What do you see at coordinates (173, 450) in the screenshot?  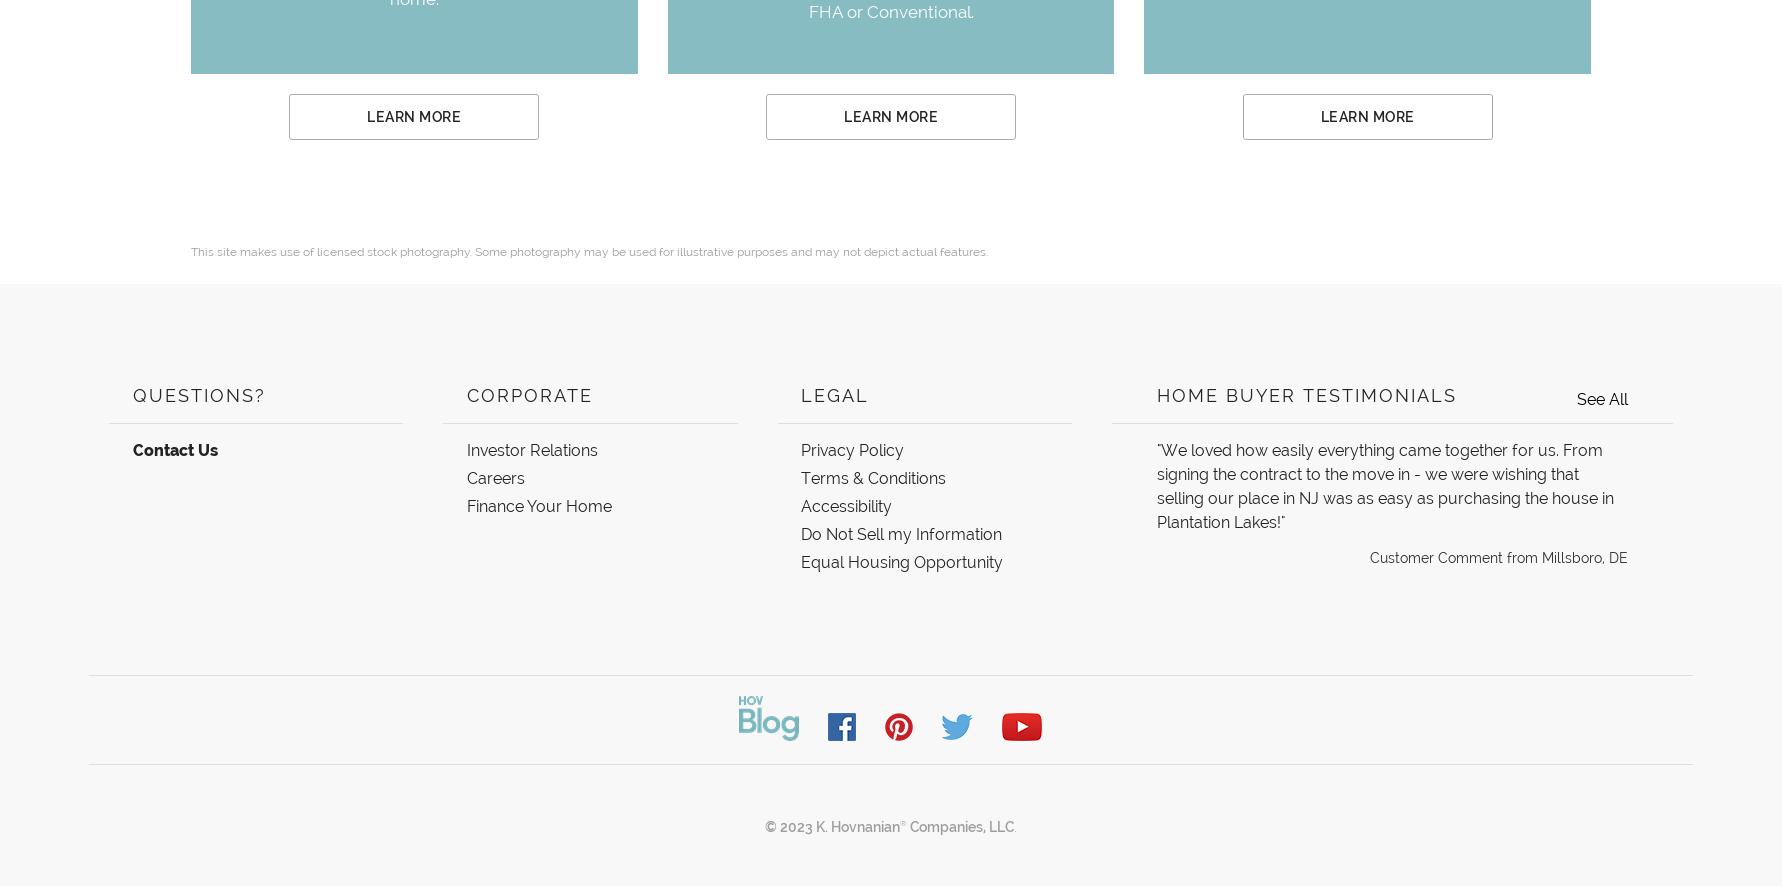 I see `'Contact Us'` at bounding box center [173, 450].